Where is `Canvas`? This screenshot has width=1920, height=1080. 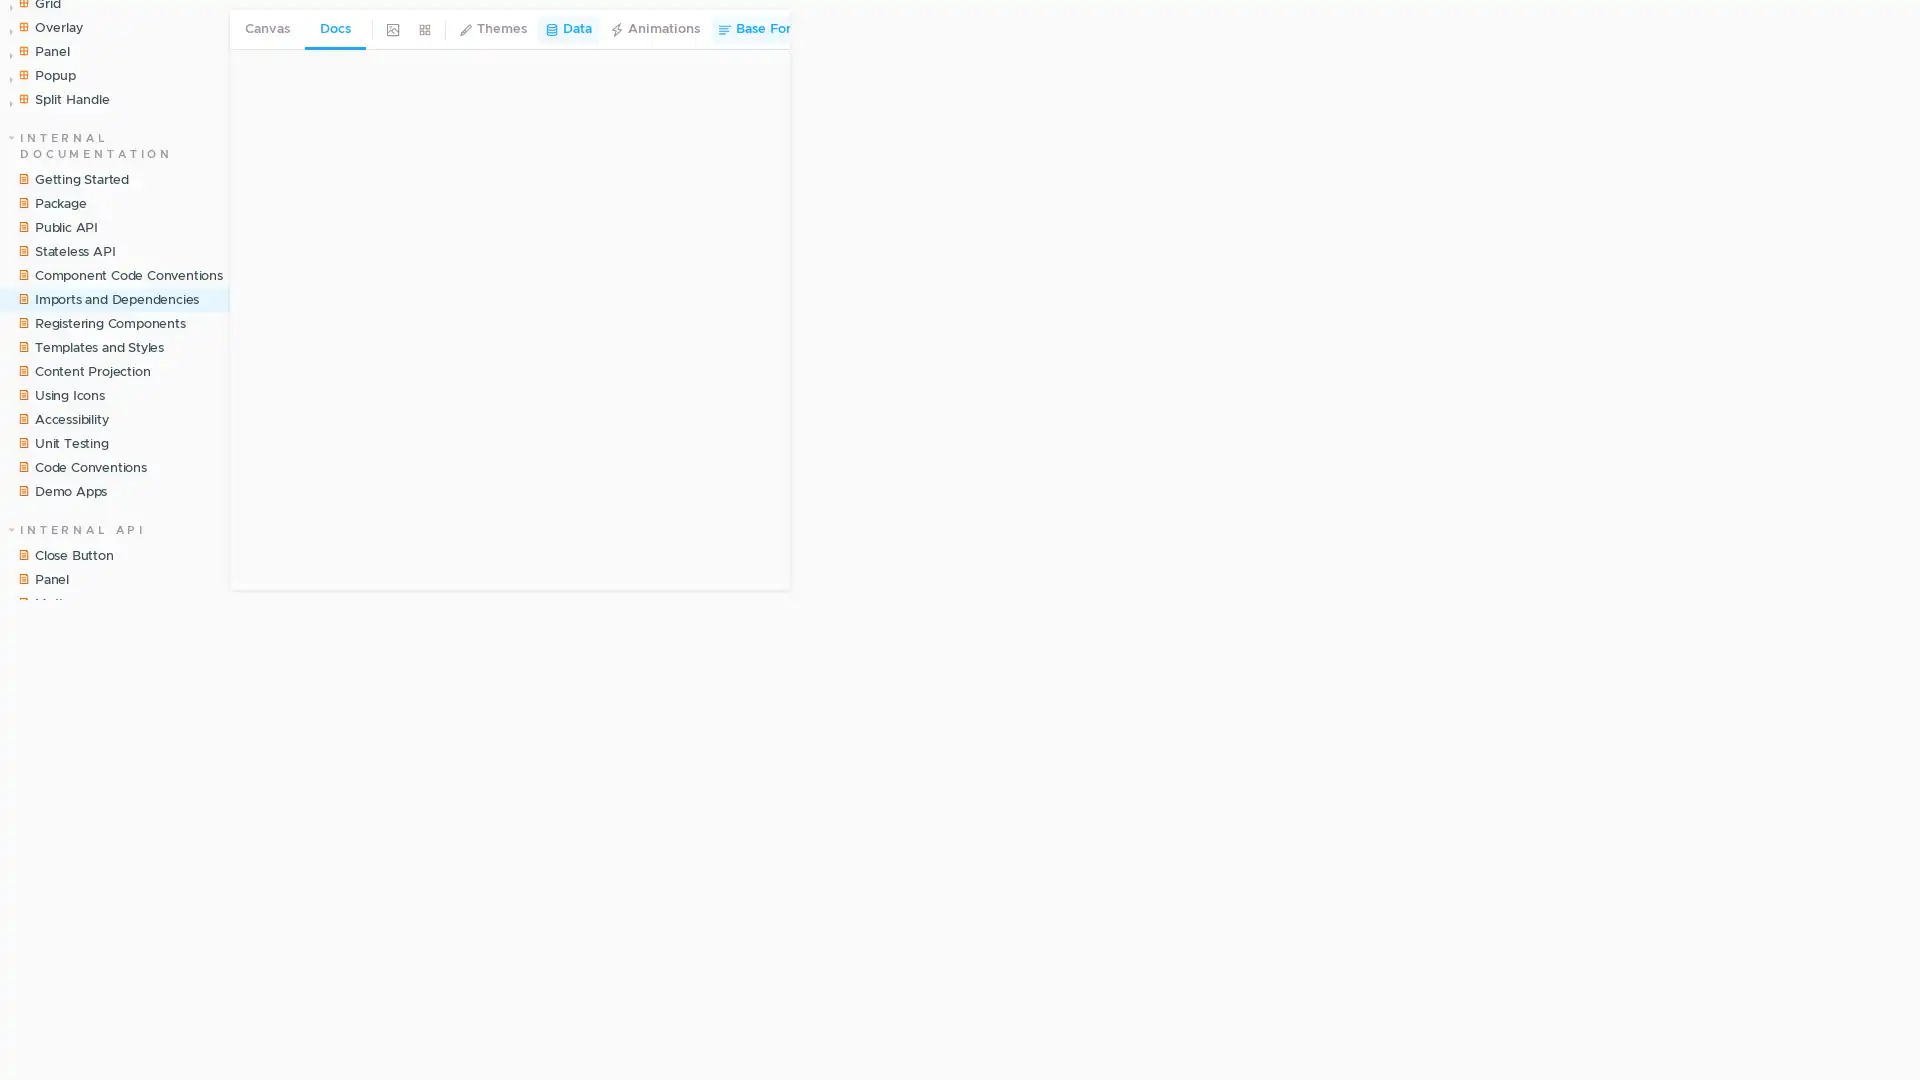 Canvas is located at coordinates (266, 30).